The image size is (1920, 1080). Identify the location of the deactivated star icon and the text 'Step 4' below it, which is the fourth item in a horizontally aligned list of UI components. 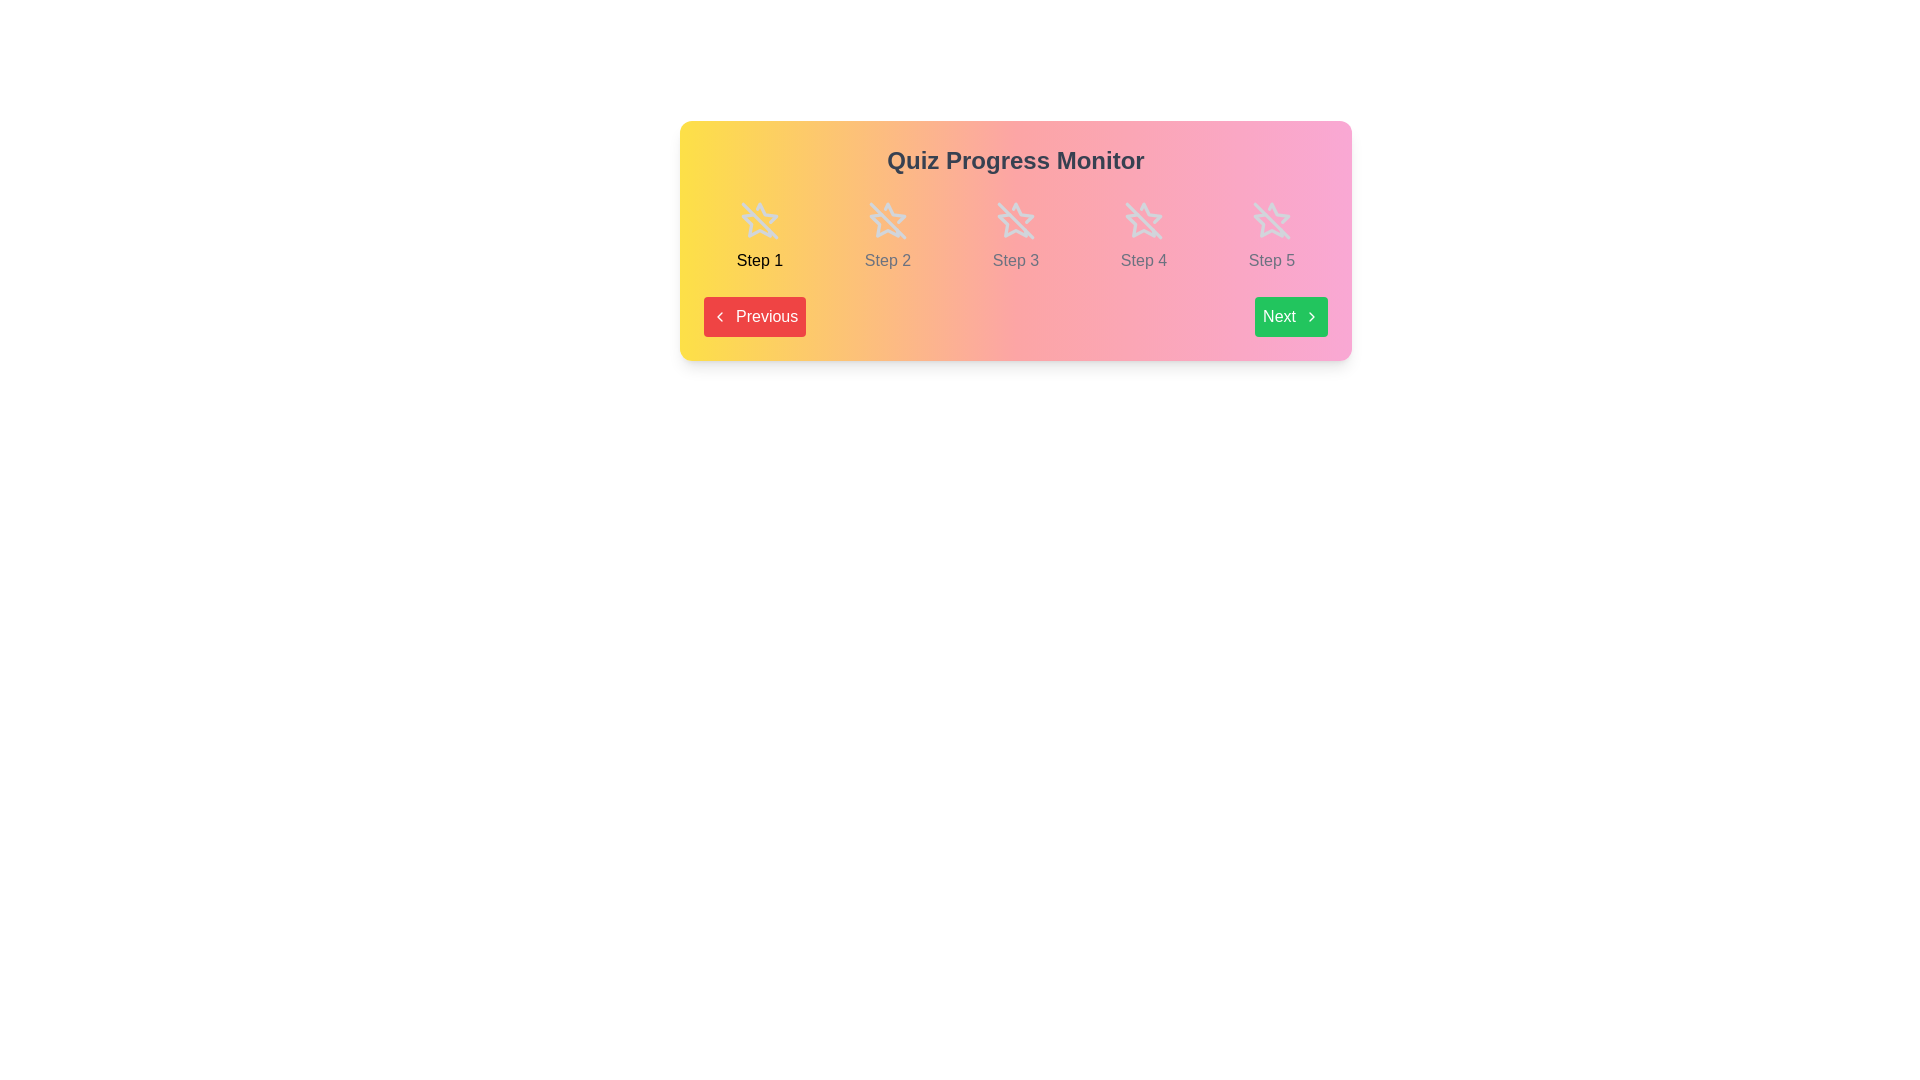
(1143, 235).